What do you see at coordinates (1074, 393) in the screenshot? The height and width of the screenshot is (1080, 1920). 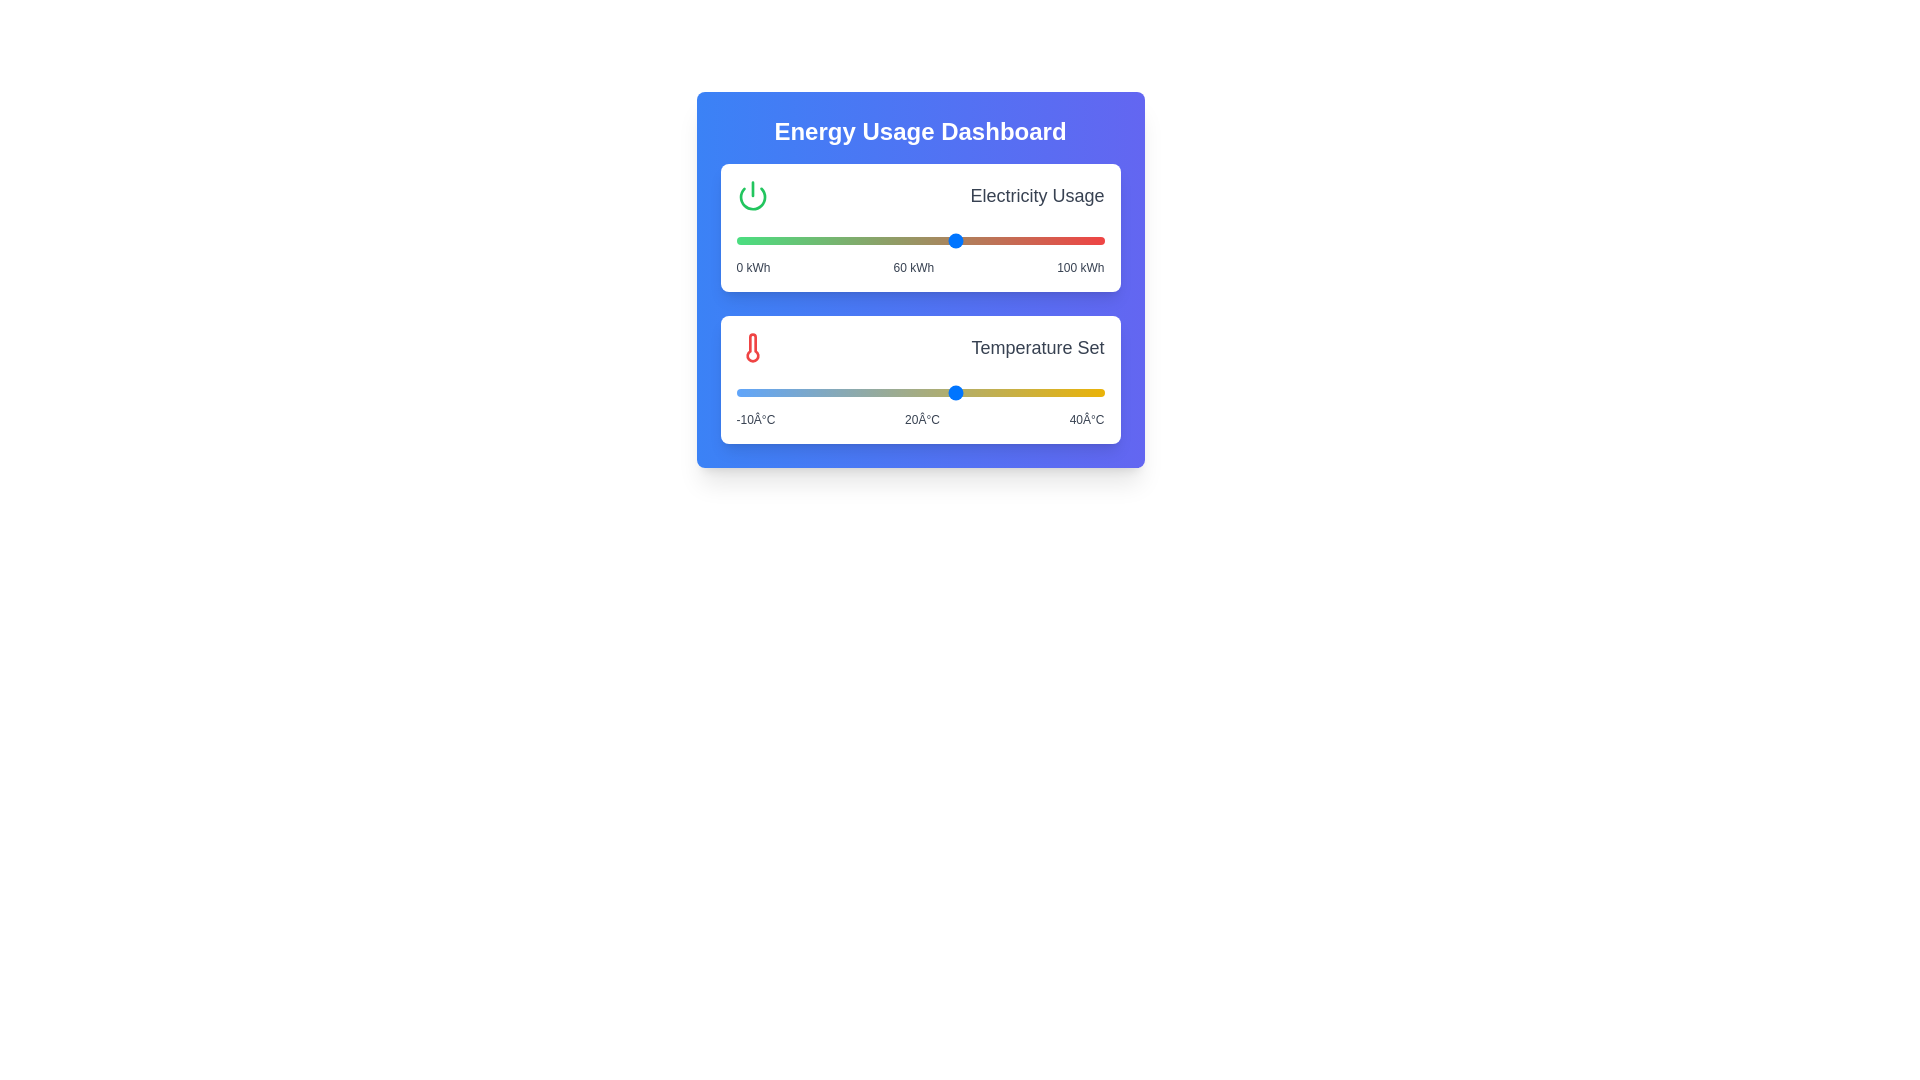 I see `the temperature slider to 36°C` at bounding box center [1074, 393].